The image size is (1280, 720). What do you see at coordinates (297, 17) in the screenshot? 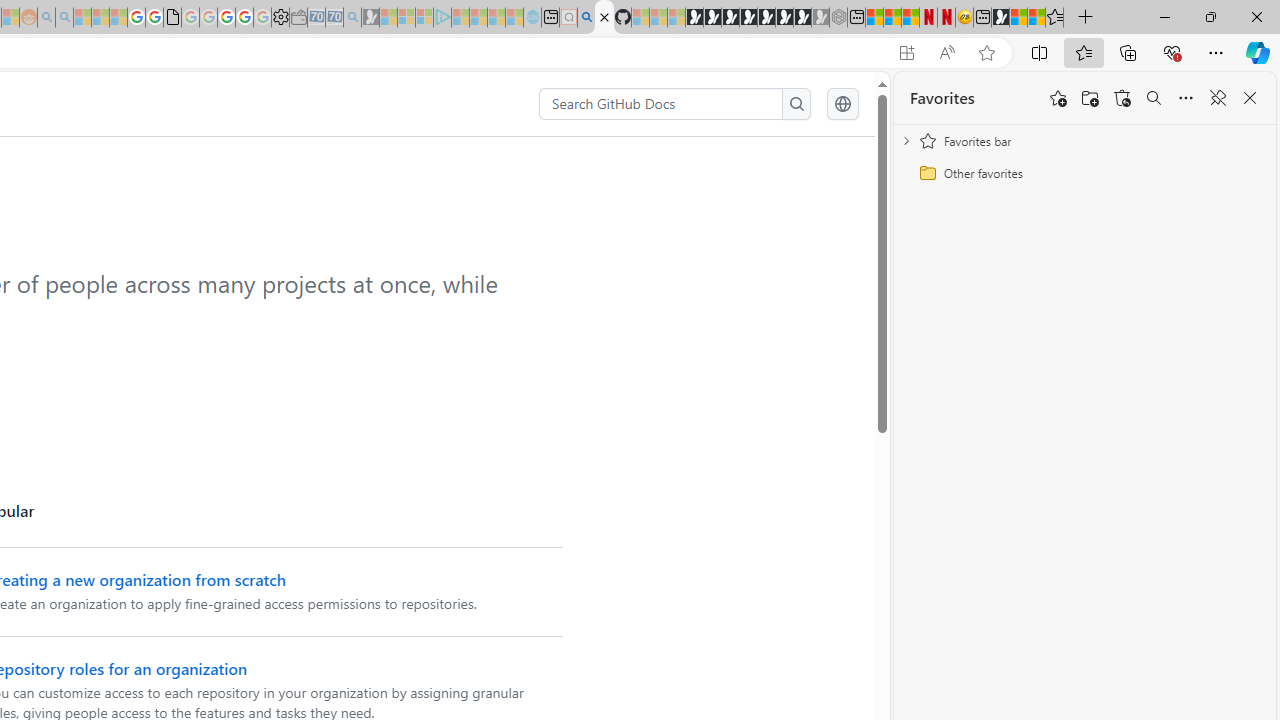
I see `'Wallet - Sleeping'` at bounding box center [297, 17].